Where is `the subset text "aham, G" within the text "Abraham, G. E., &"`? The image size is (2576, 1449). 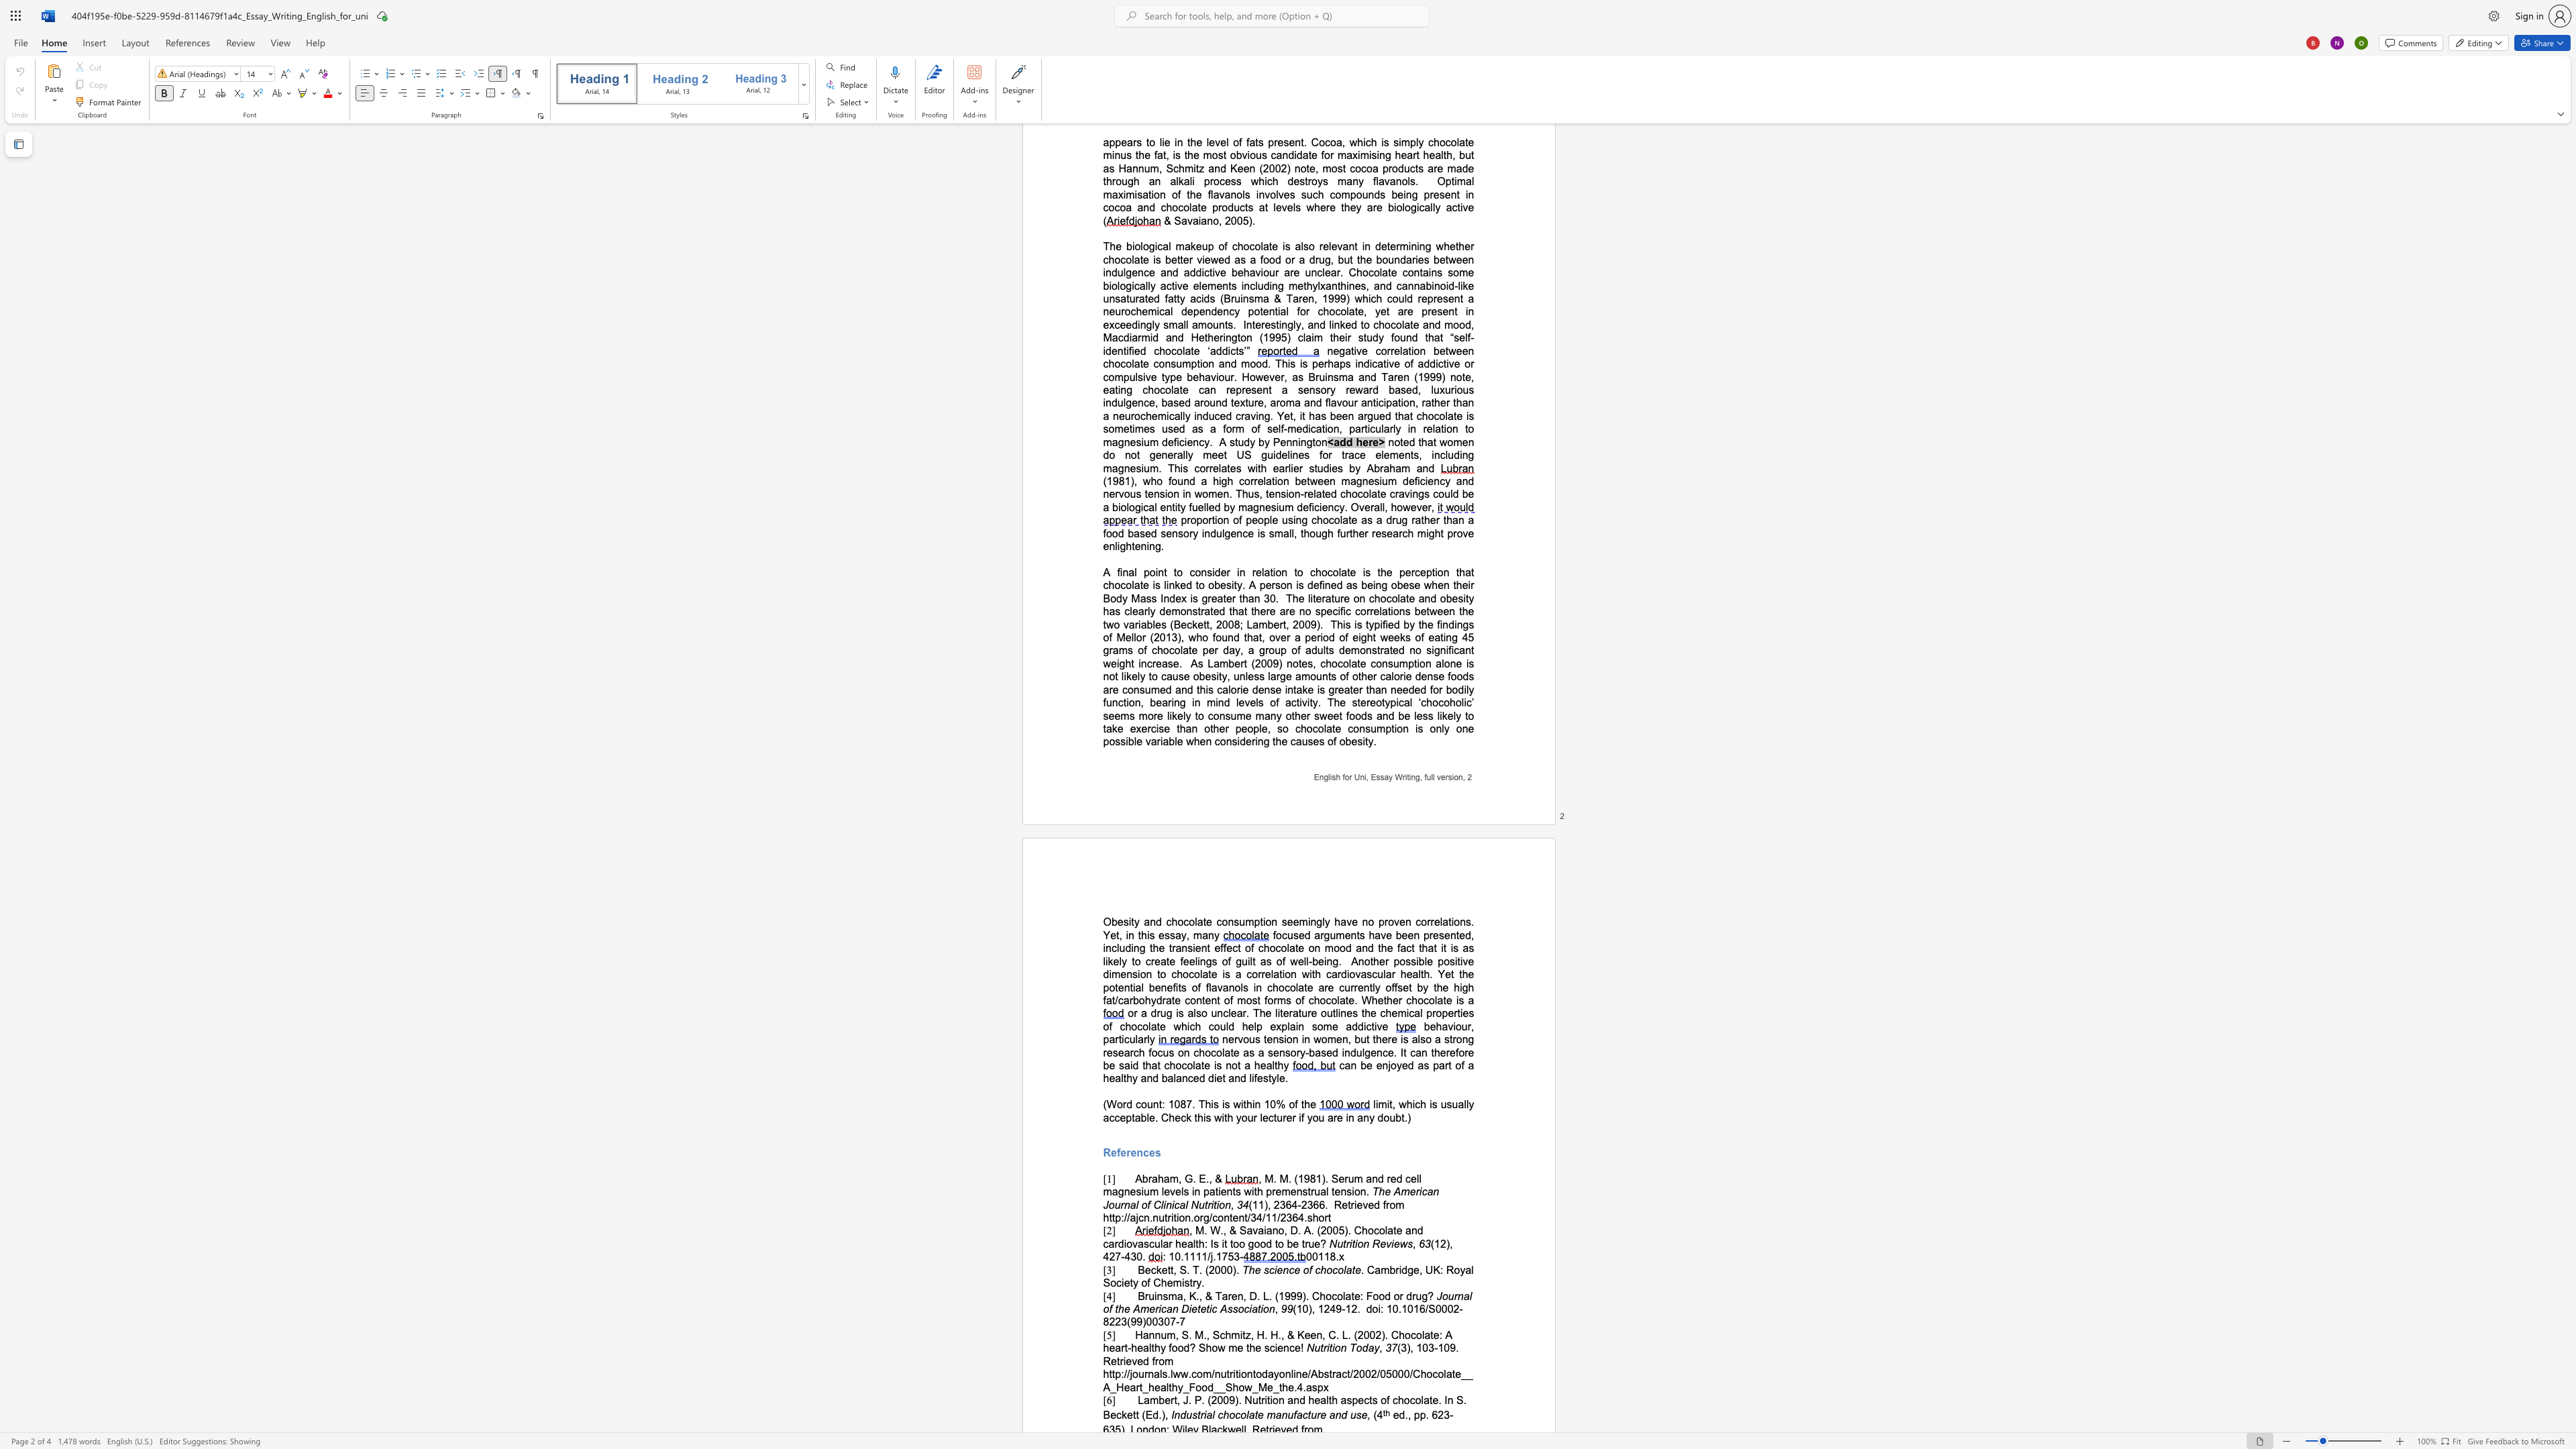
the subset text "aham, G" within the text "Abraham, G. E., &" is located at coordinates (1150, 1178).